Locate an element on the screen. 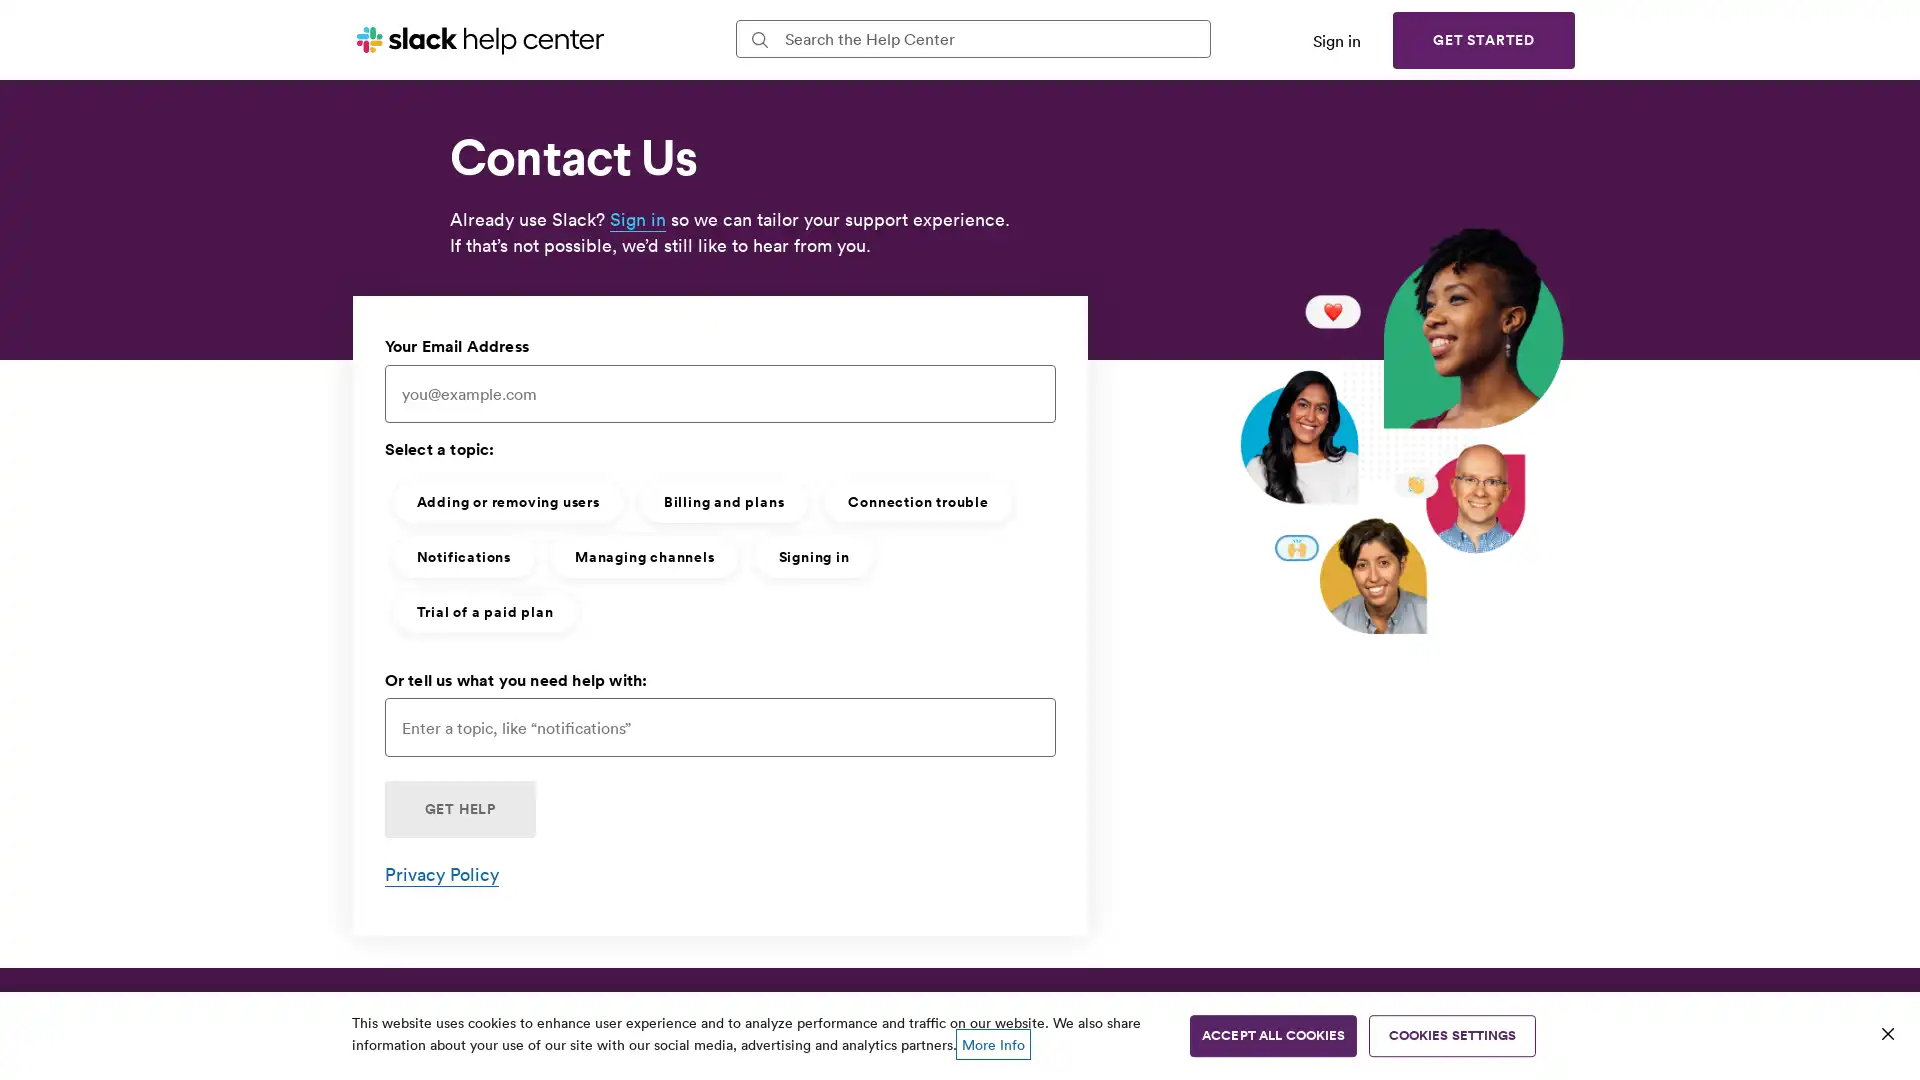 The width and height of the screenshot is (1920, 1080). ACCEPT ALL COOKIES is located at coordinates (1272, 1035).